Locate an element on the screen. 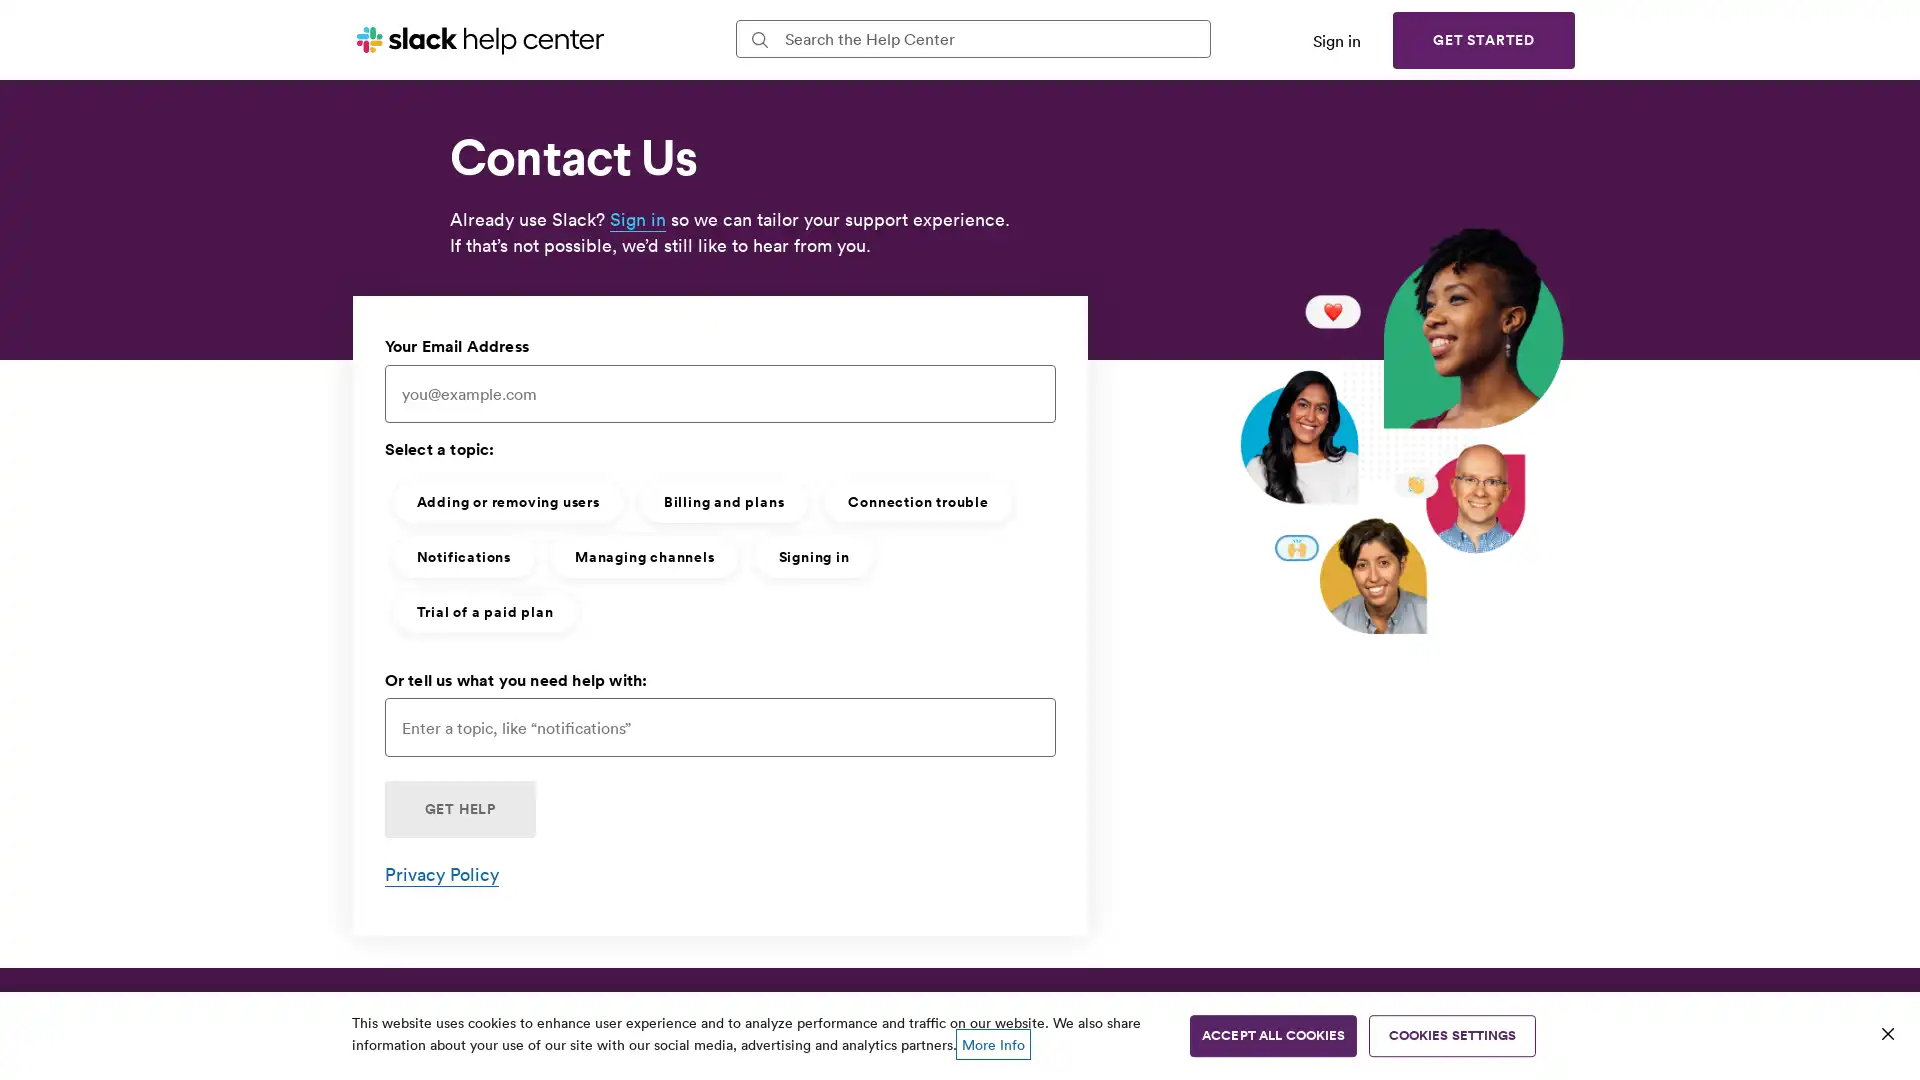 The width and height of the screenshot is (1920, 1080). ACCEPT ALL COOKIES is located at coordinates (1272, 1035).